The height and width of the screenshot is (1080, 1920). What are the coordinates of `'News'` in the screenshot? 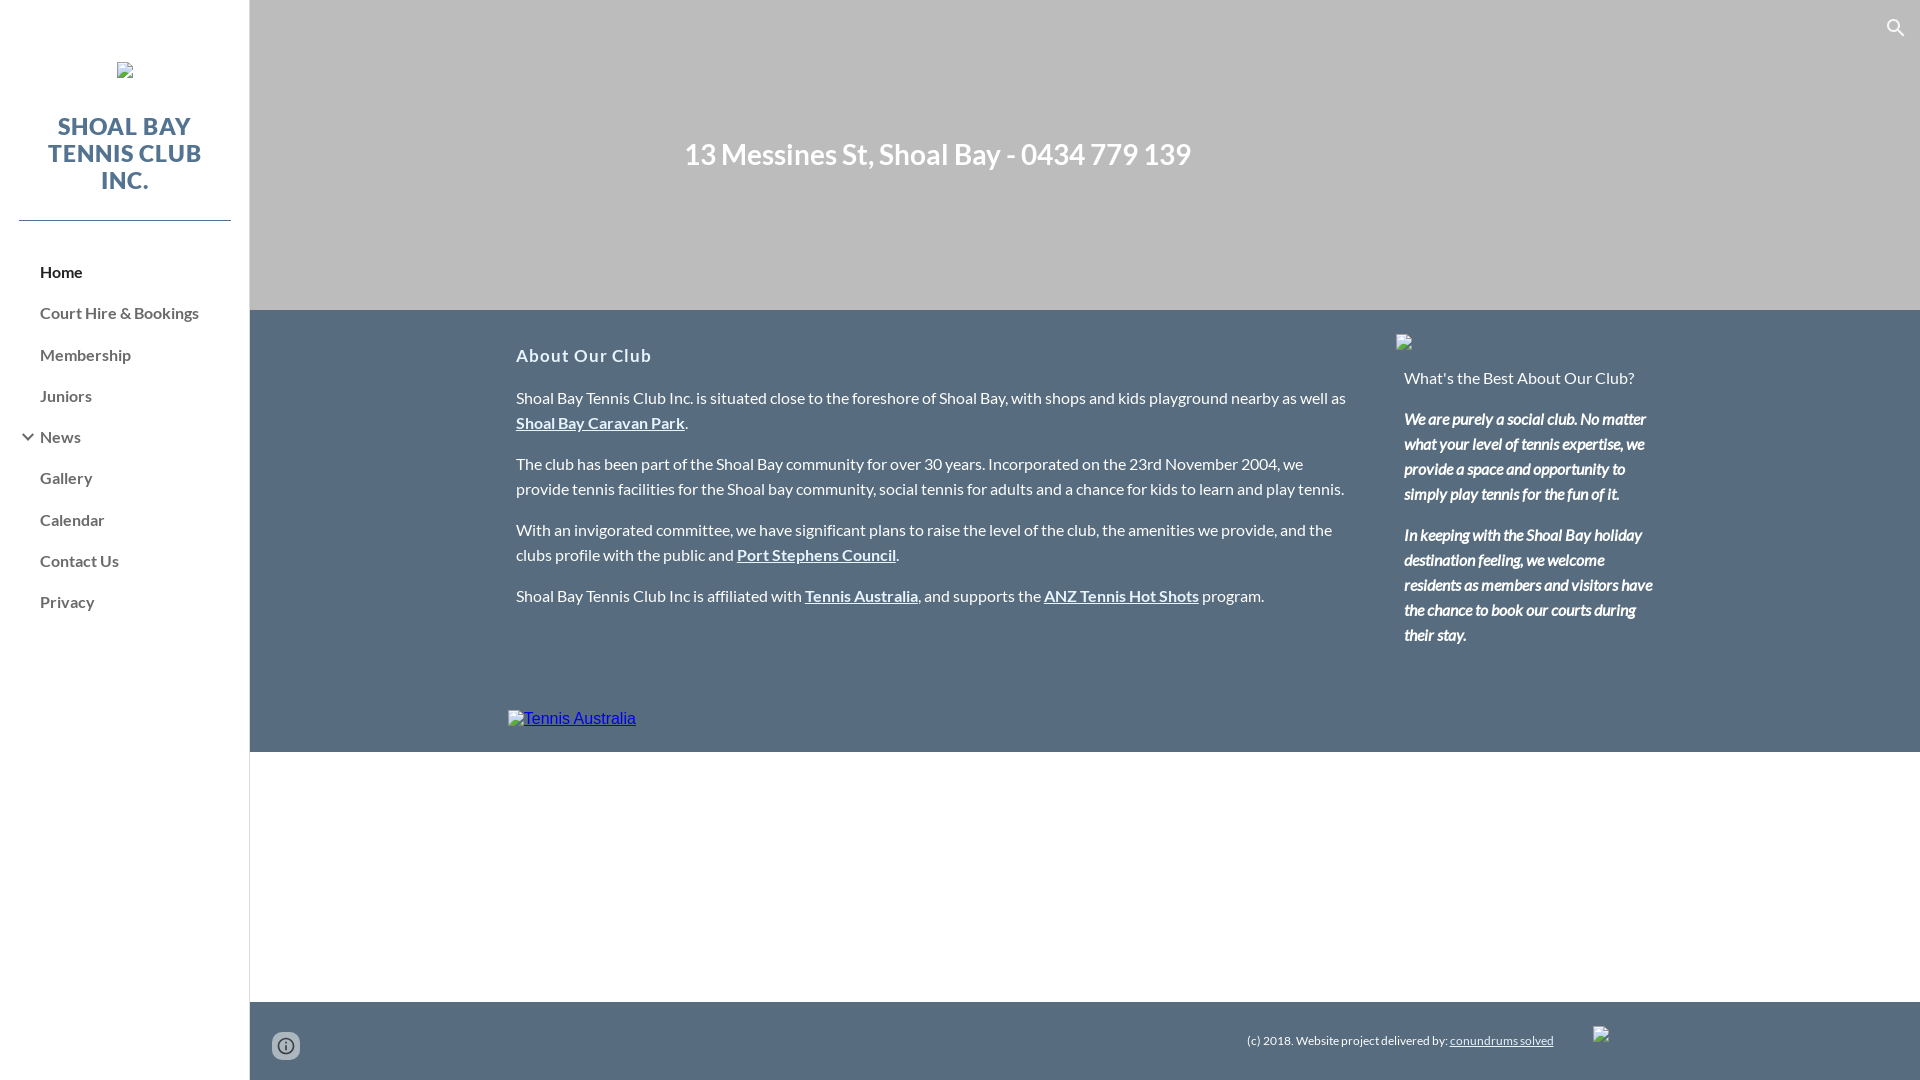 It's located at (135, 435).